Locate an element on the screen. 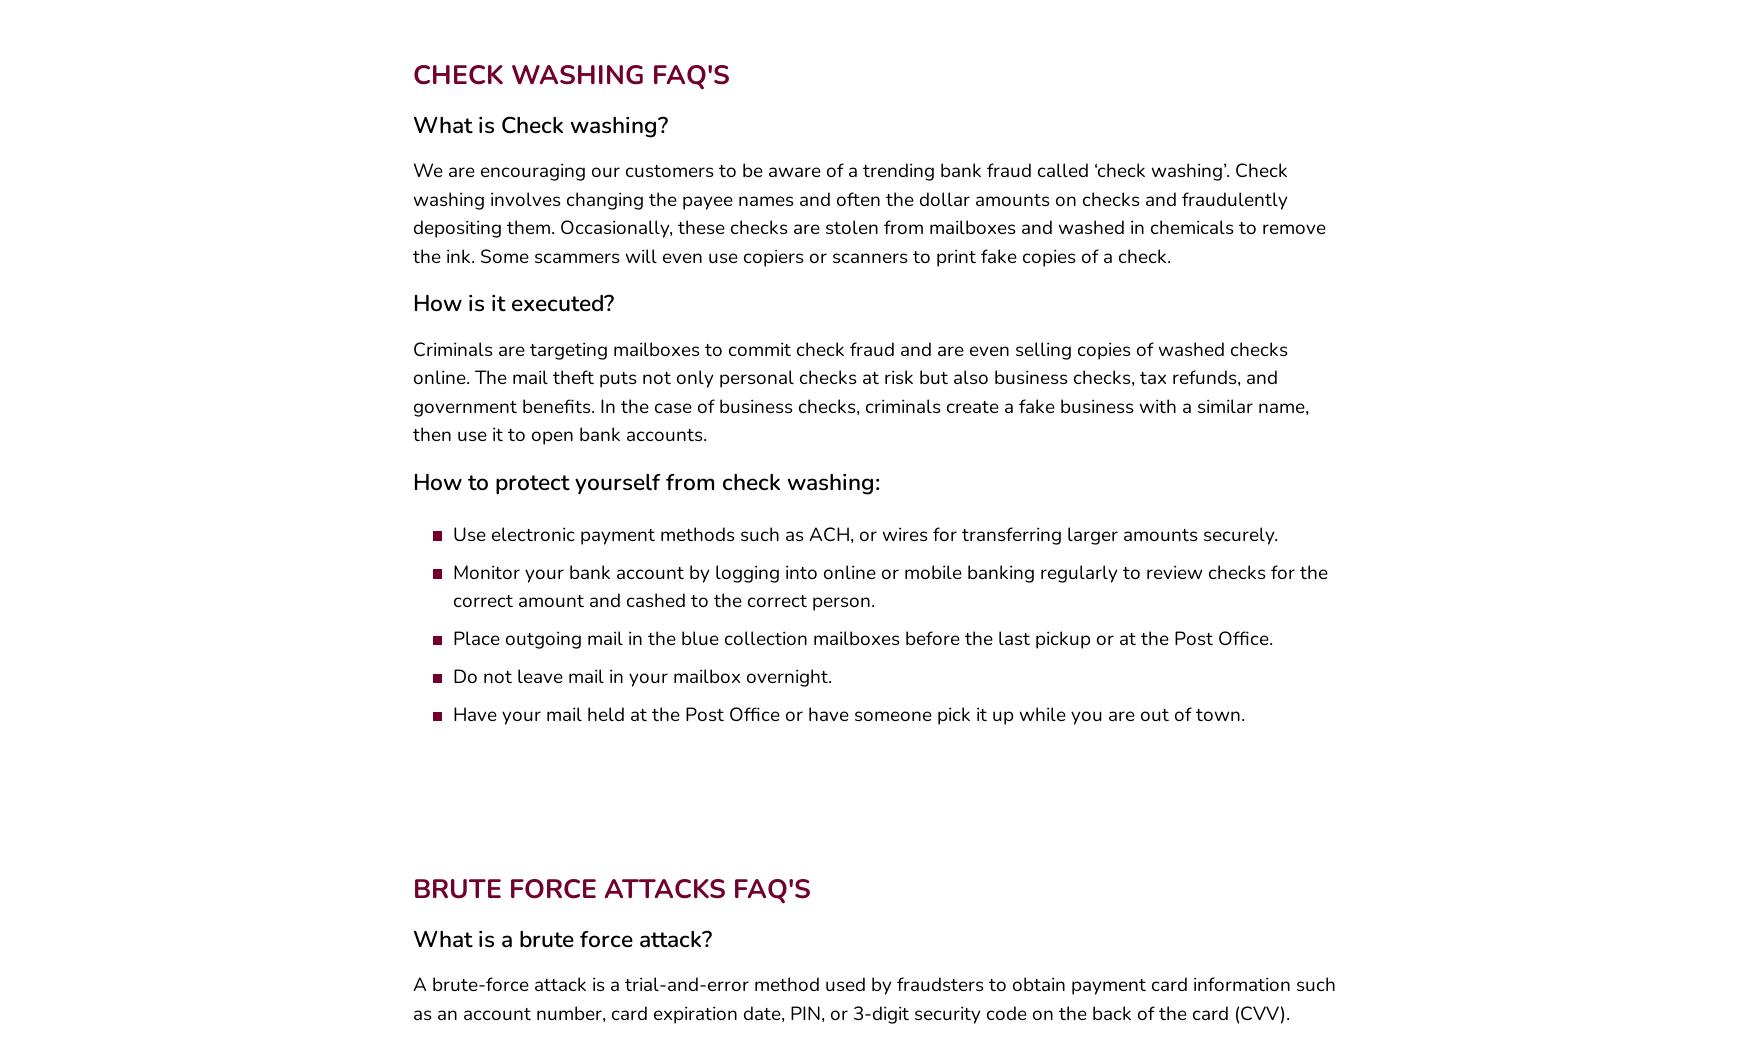 Image resolution: width=1750 pixels, height=1043 pixels. 'A brute-force attack is a trial-and-error method used by fraudsters to obtain payment card information such as an account number, card expiration date, PIN, or 3-digit security code on the back of the card (CVV).' is located at coordinates (873, 1007).